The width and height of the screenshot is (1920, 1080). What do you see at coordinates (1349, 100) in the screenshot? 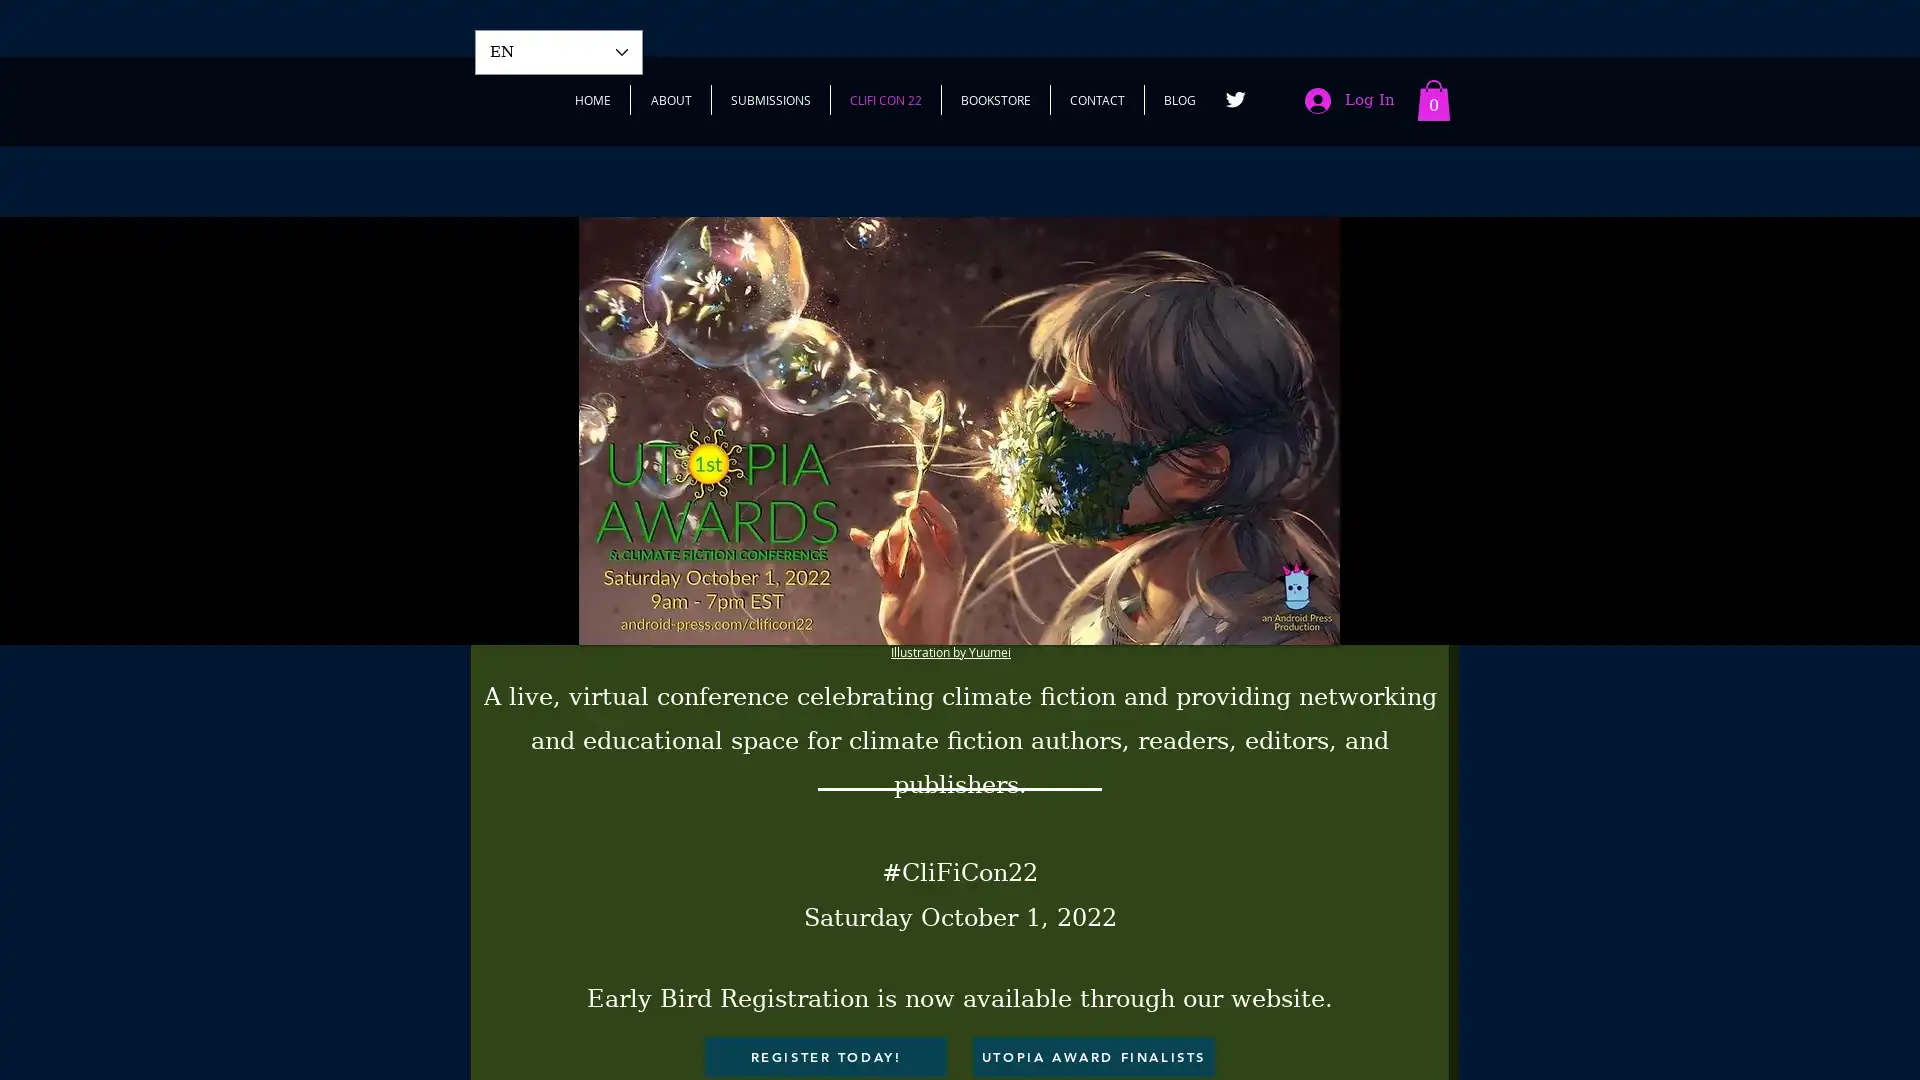
I see `Log In` at bounding box center [1349, 100].